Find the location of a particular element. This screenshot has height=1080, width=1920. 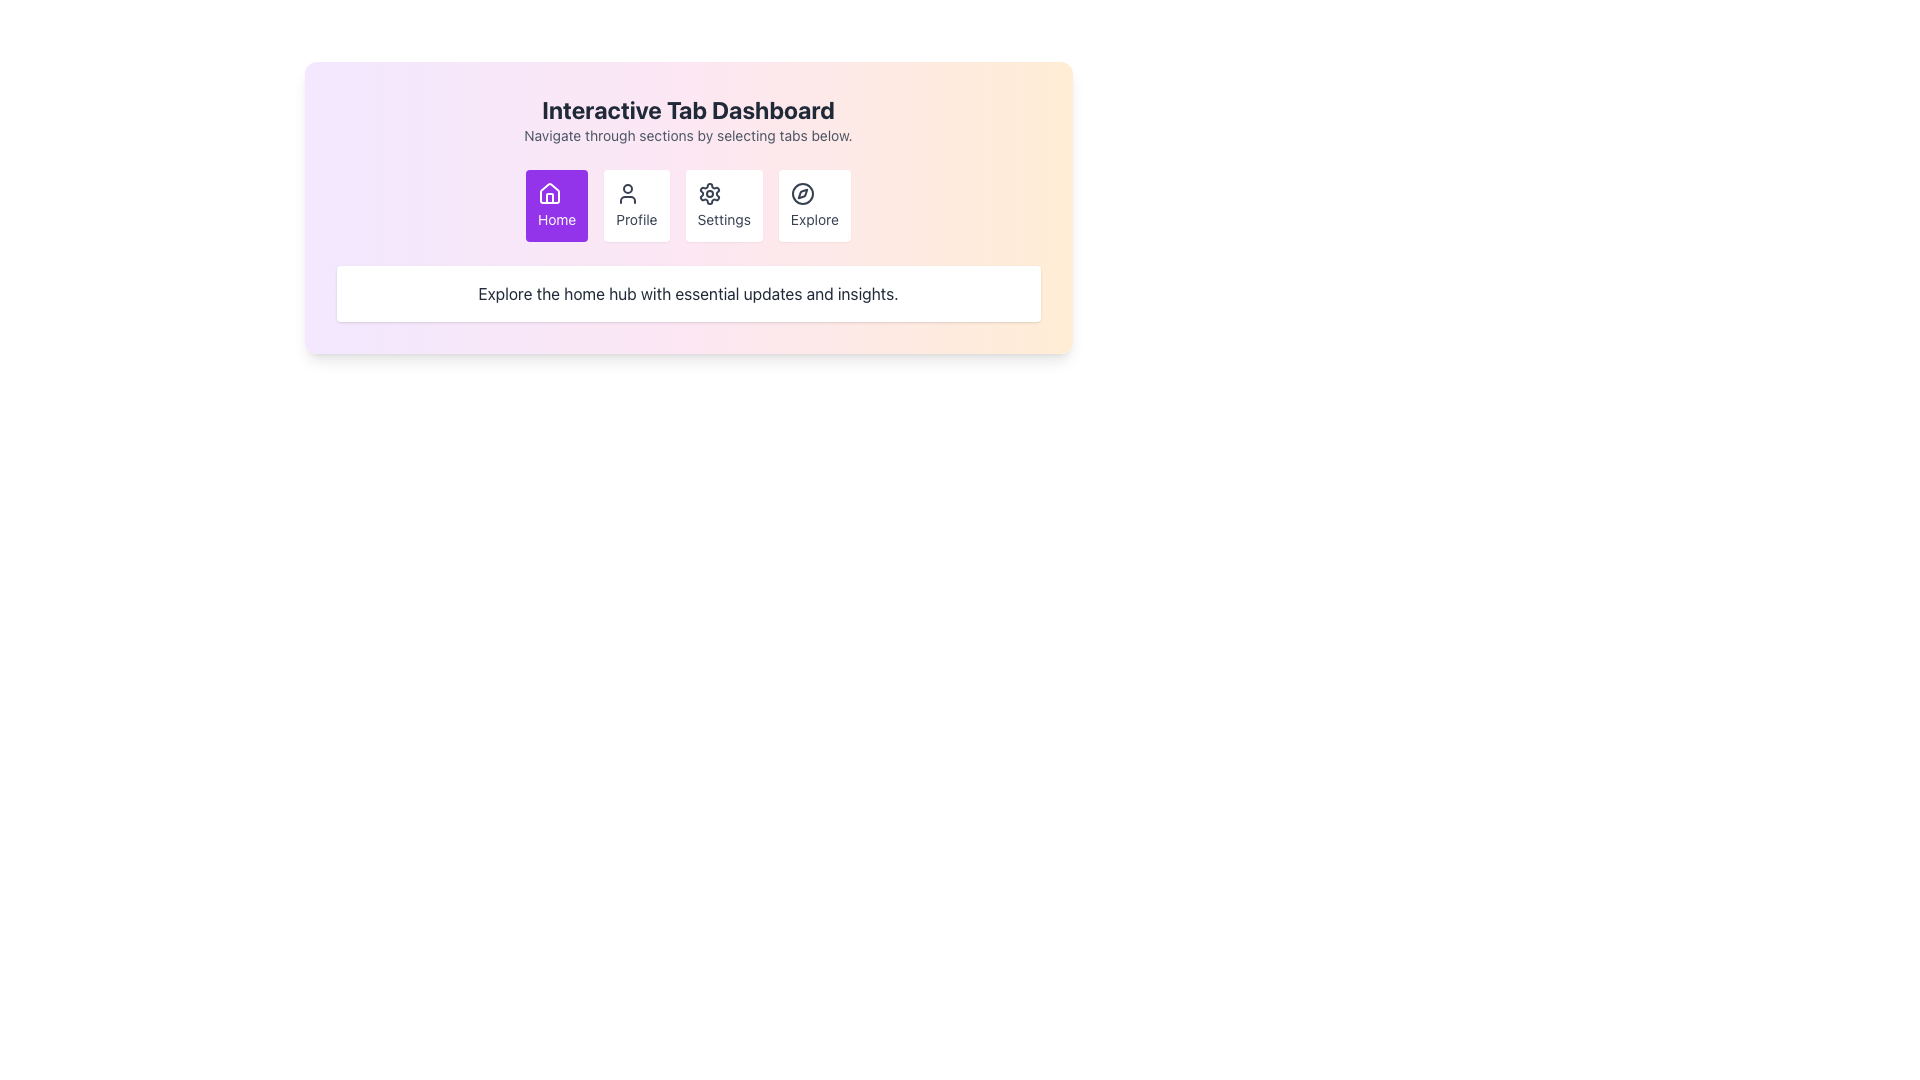

the 'Settings' icon located in the center of the main dashboard area under the title 'Interactive Tab Dashboard' is located at coordinates (709, 193).